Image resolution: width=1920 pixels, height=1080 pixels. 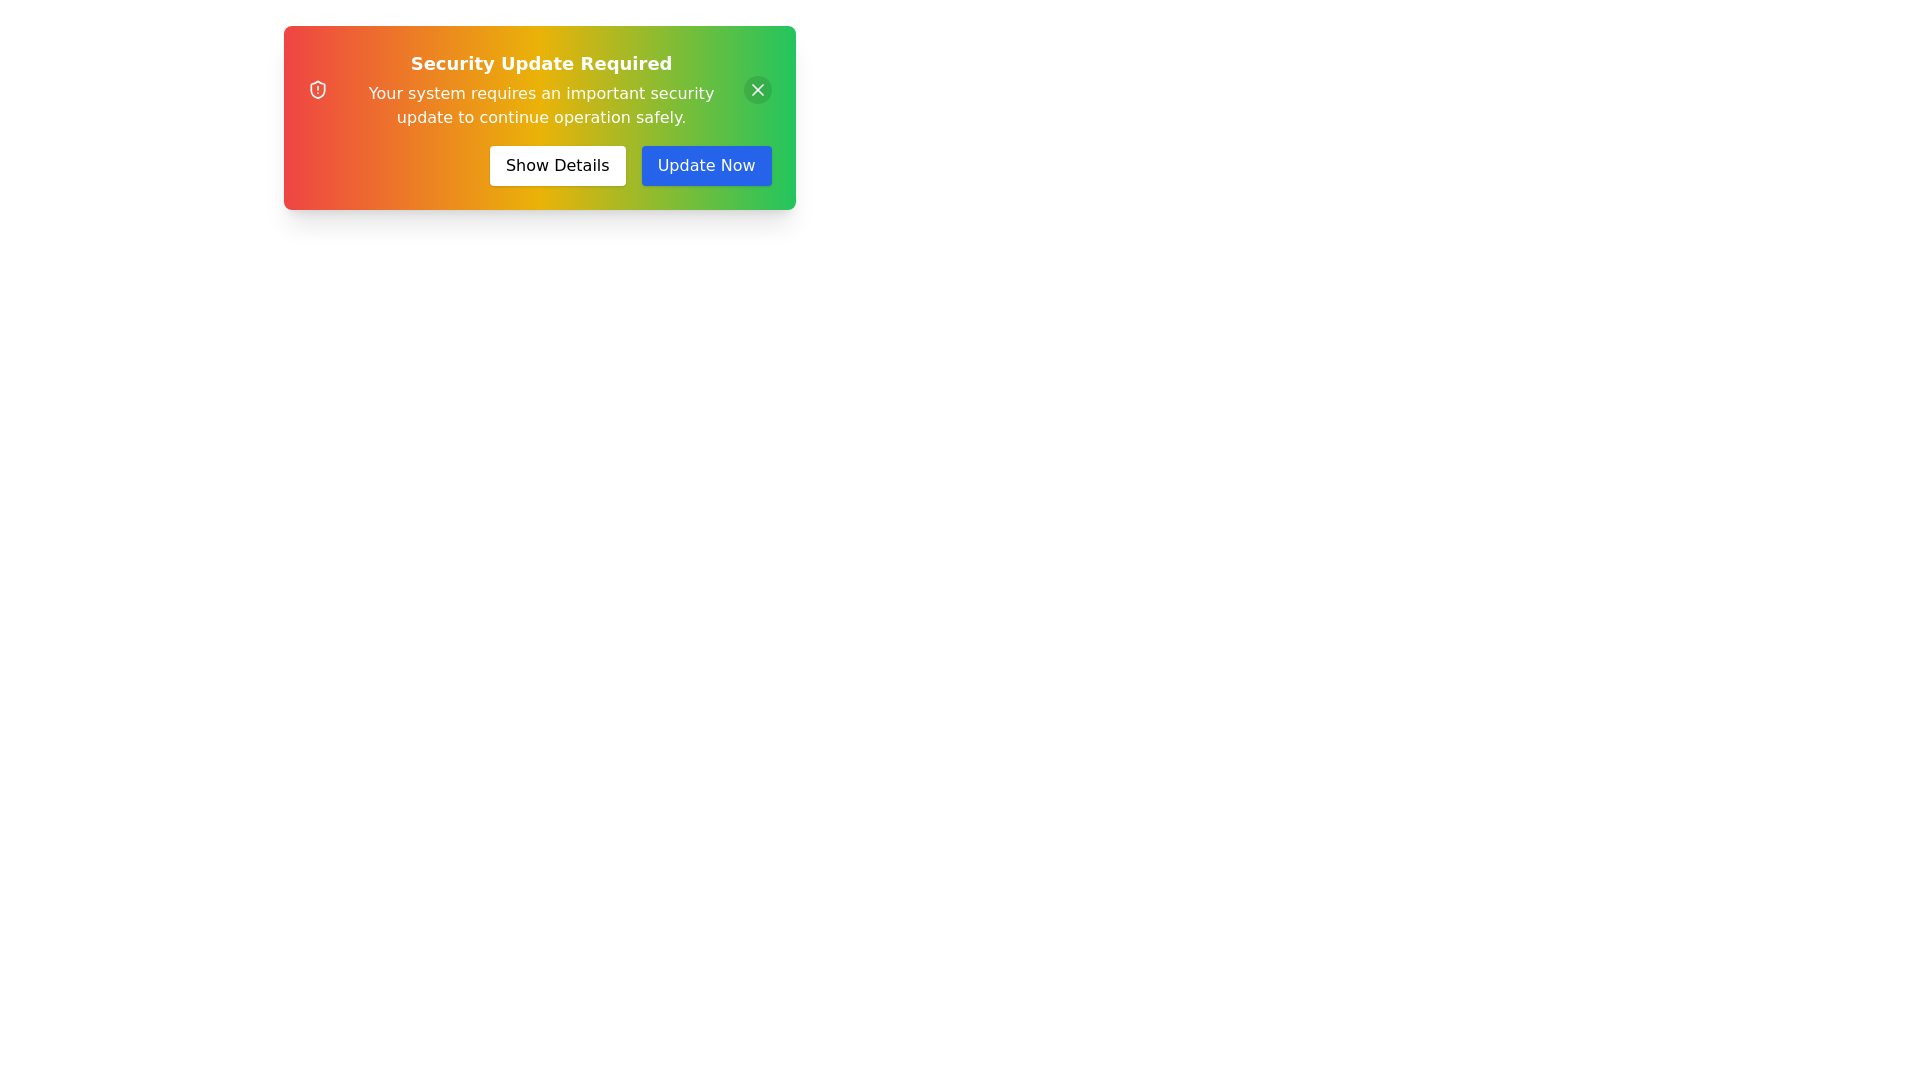 What do you see at coordinates (756, 88) in the screenshot?
I see `the close button to close the alert` at bounding box center [756, 88].